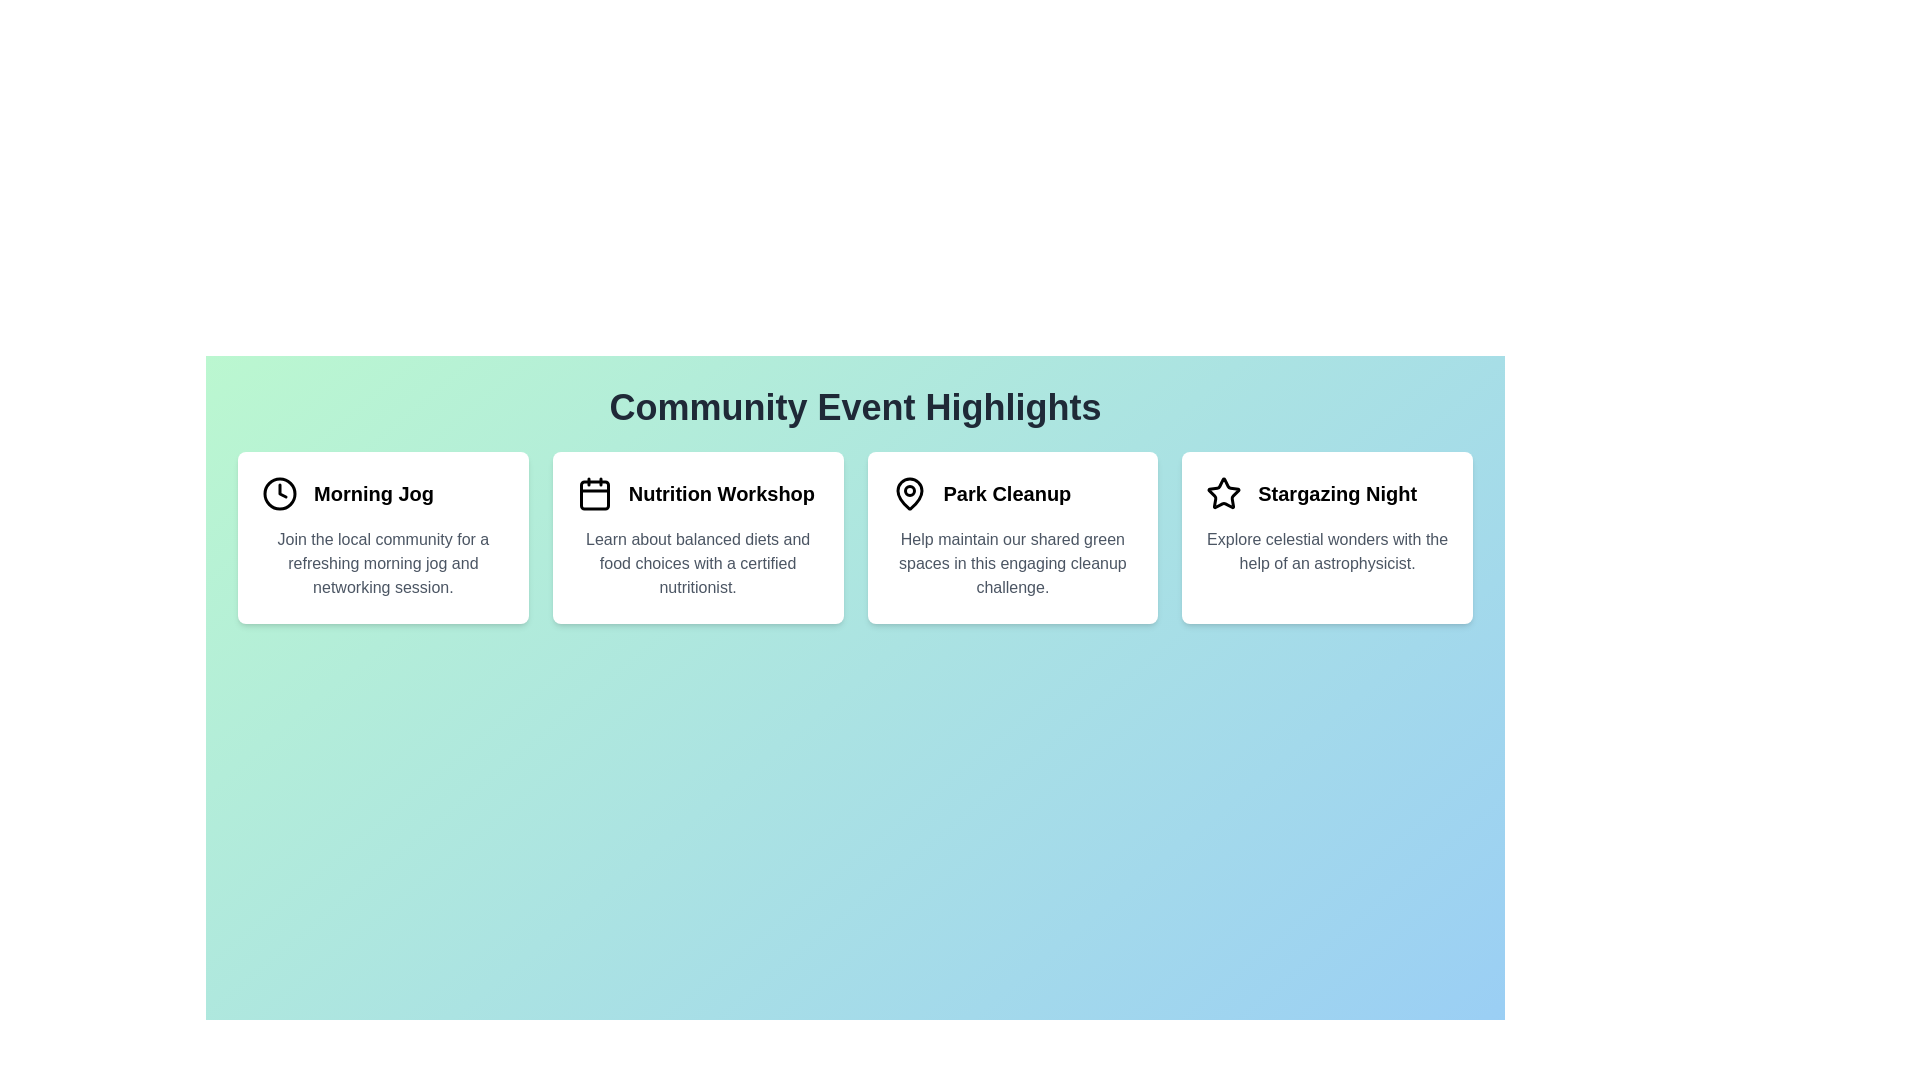 The width and height of the screenshot is (1920, 1080). I want to click on the non-interactive map pin icon located in the upper-left section of the 'Park Cleanup' card, which signifies a geographic point, so click(908, 493).